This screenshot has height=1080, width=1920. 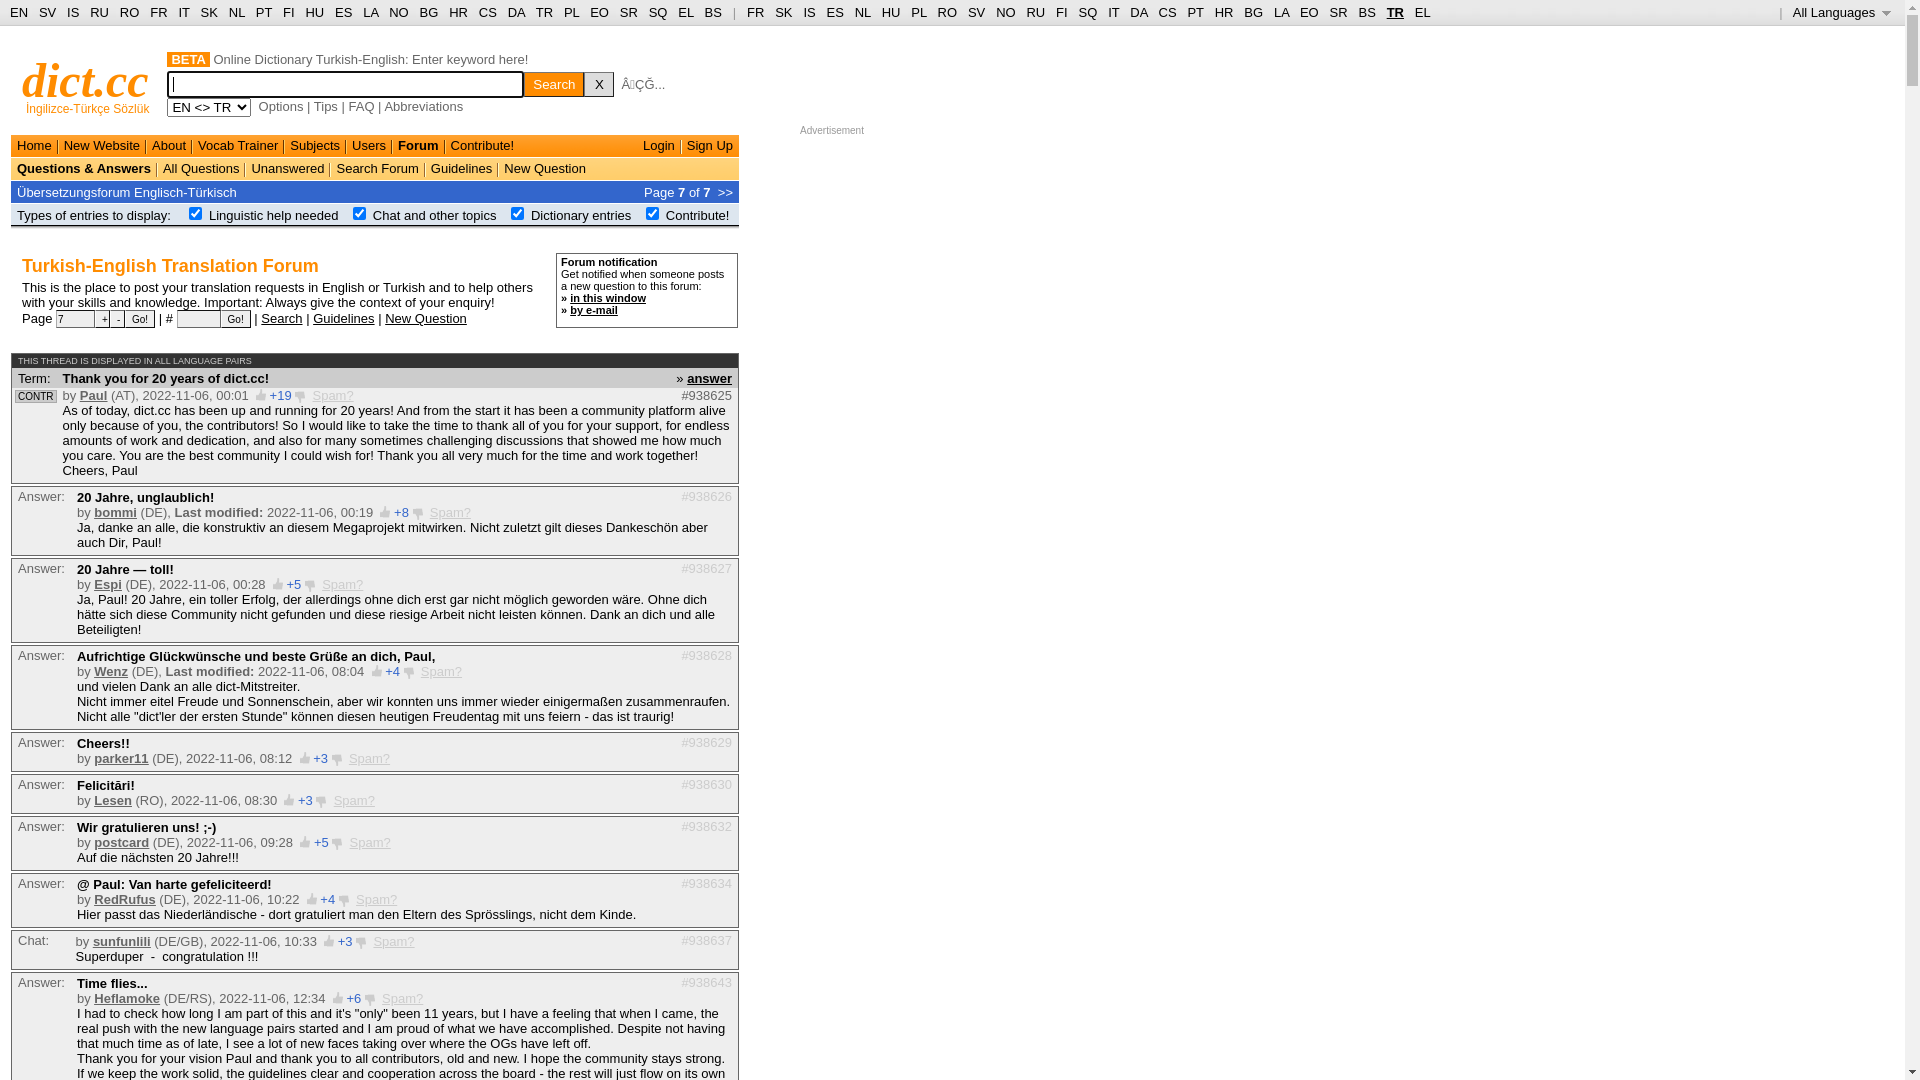 What do you see at coordinates (544, 12) in the screenshot?
I see `'TR'` at bounding box center [544, 12].